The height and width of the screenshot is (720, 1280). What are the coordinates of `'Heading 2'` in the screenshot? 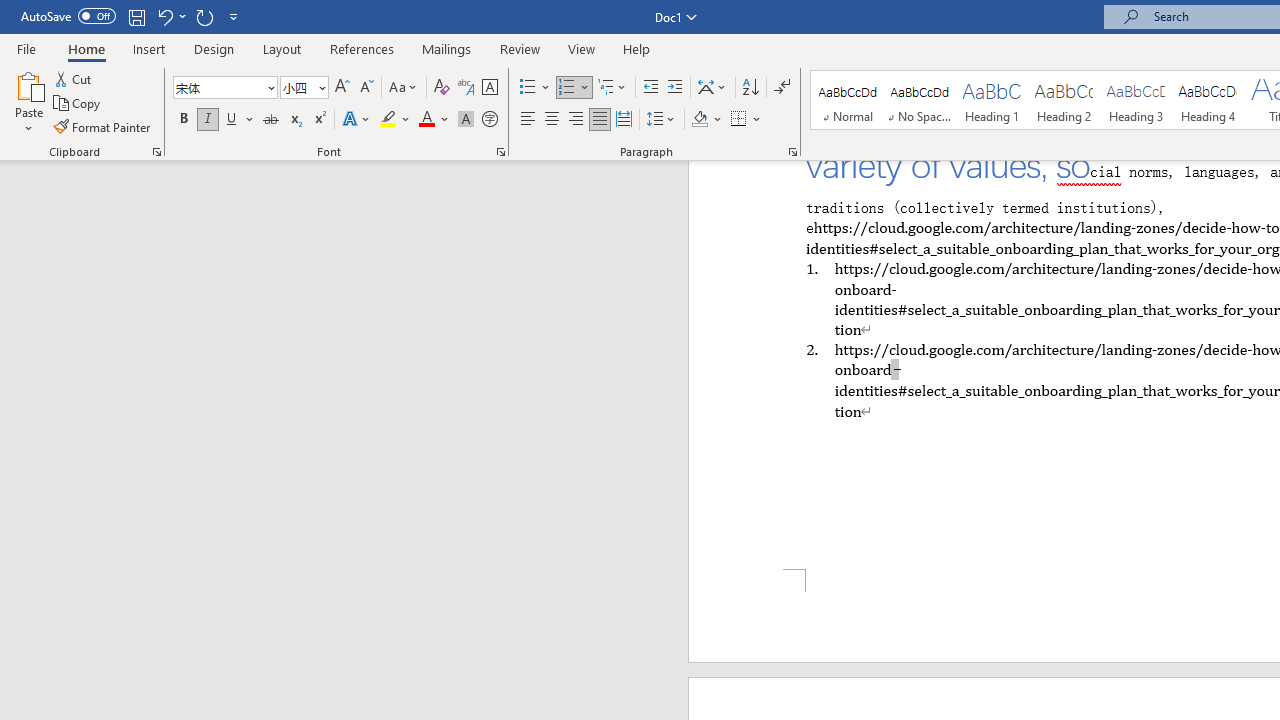 It's located at (1062, 100).